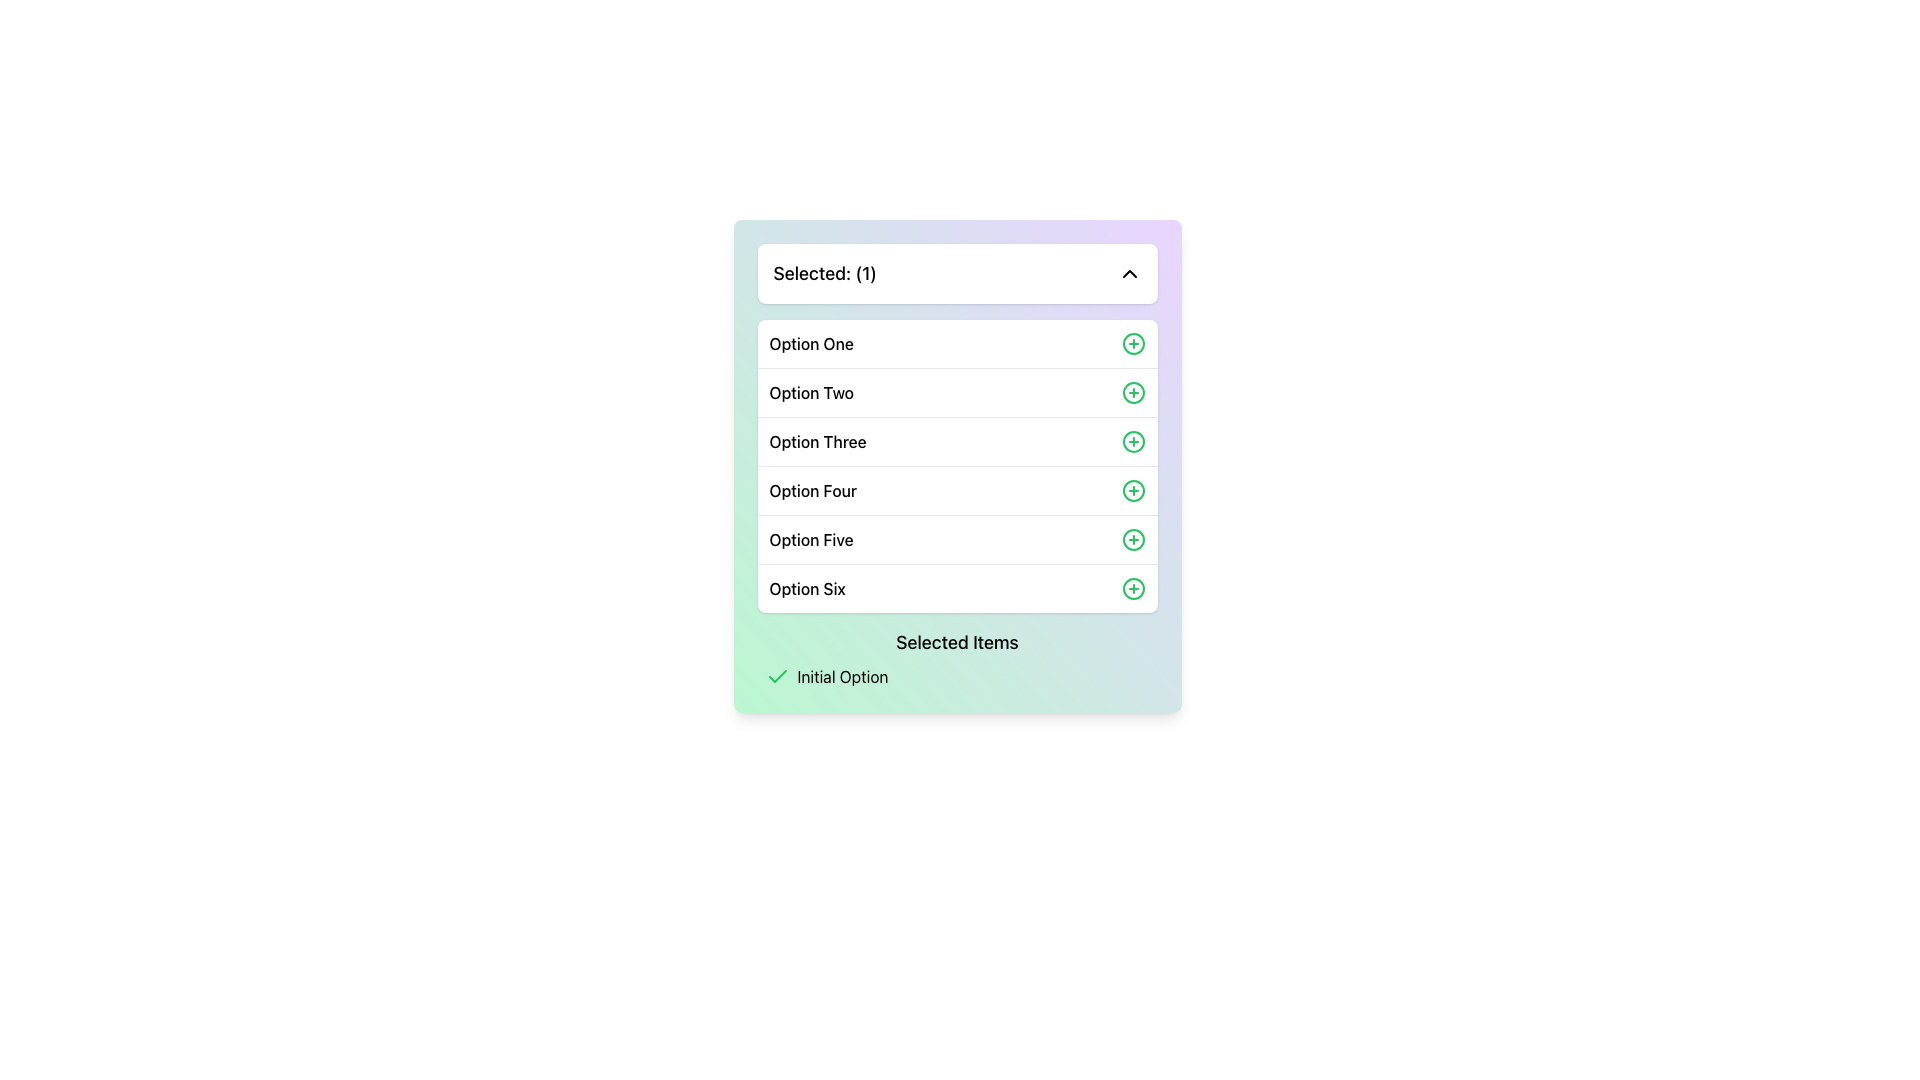 This screenshot has height=1080, width=1920. What do you see at coordinates (1133, 490) in the screenshot?
I see `the circular button associated with the list item 'Option Four'` at bounding box center [1133, 490].